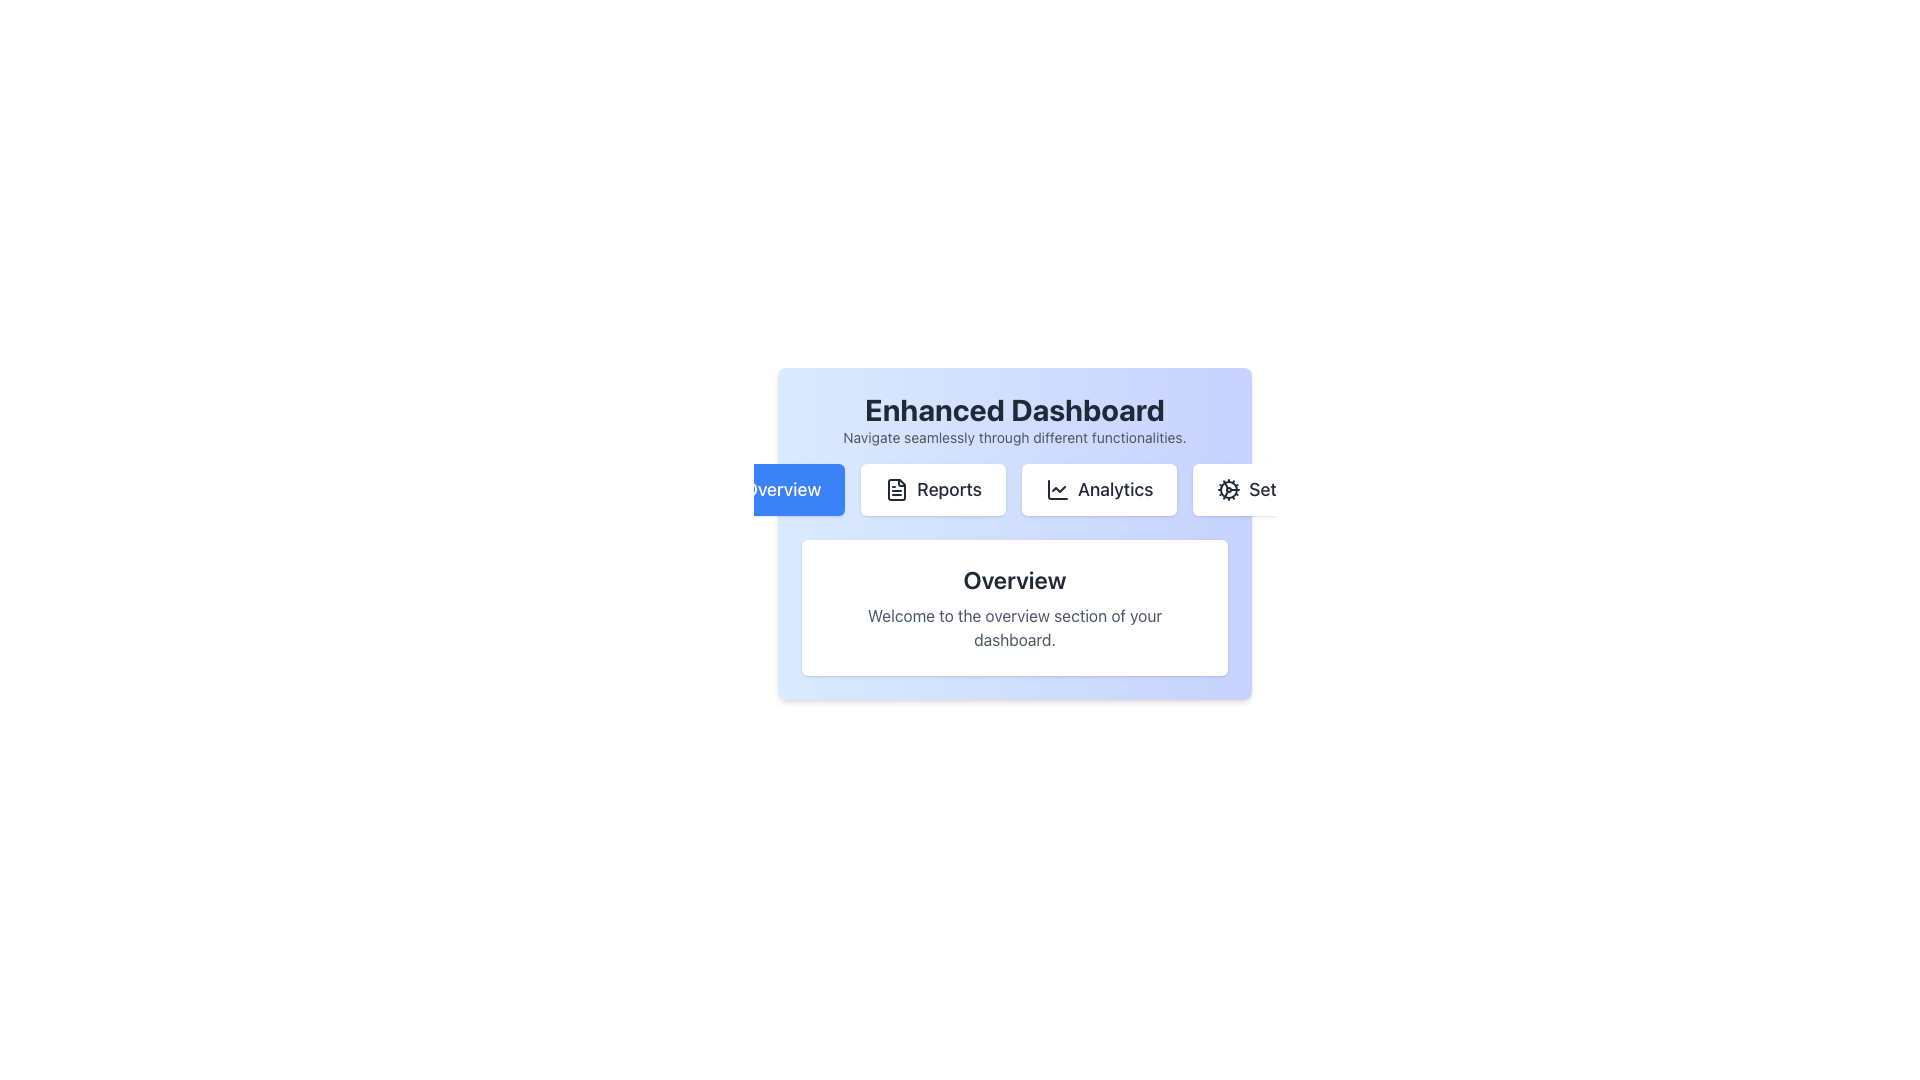 Image resolution: width=1920 pixels, height=1080 pixels. Describe the element at coordinates (1228, 489) in the screenshot. I see `the cogwheel icon located in the upper-right section of the navigation bar` at that location.